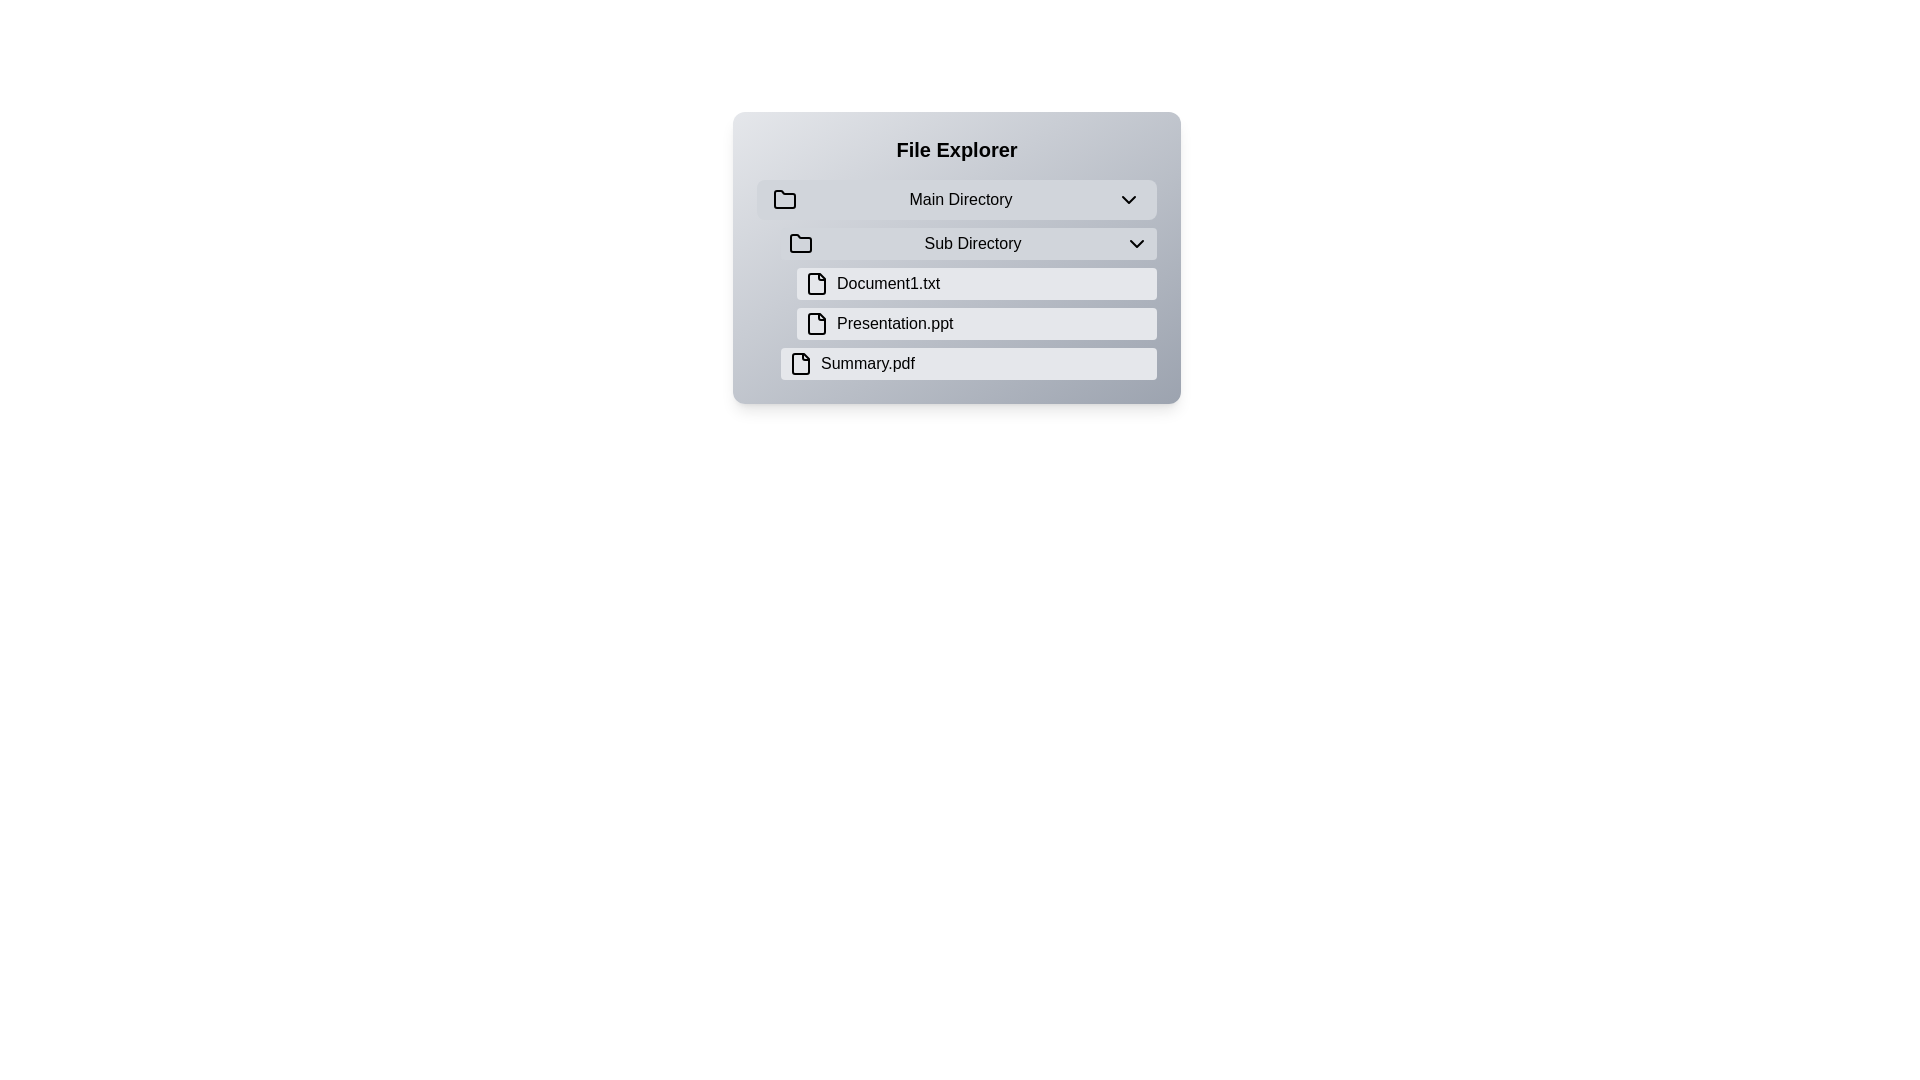  What do you see at coordinates (816, 323) in the screenshot?
I see `the Decorative icon located next to the 'Presentation.ppt' file label in the file list interface` at bounding box center [816, 323].